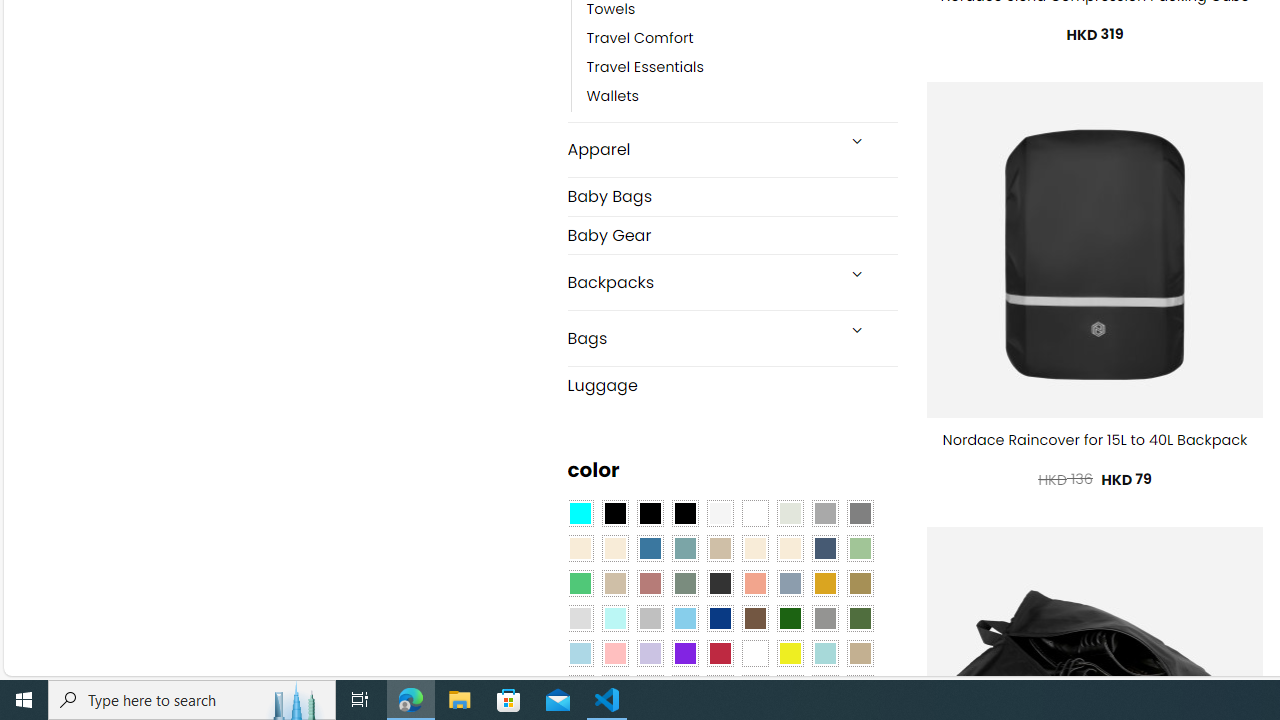  Describe the element at coordinates (860, 653) in the screenshot. I see `'Khaki'` at that location.